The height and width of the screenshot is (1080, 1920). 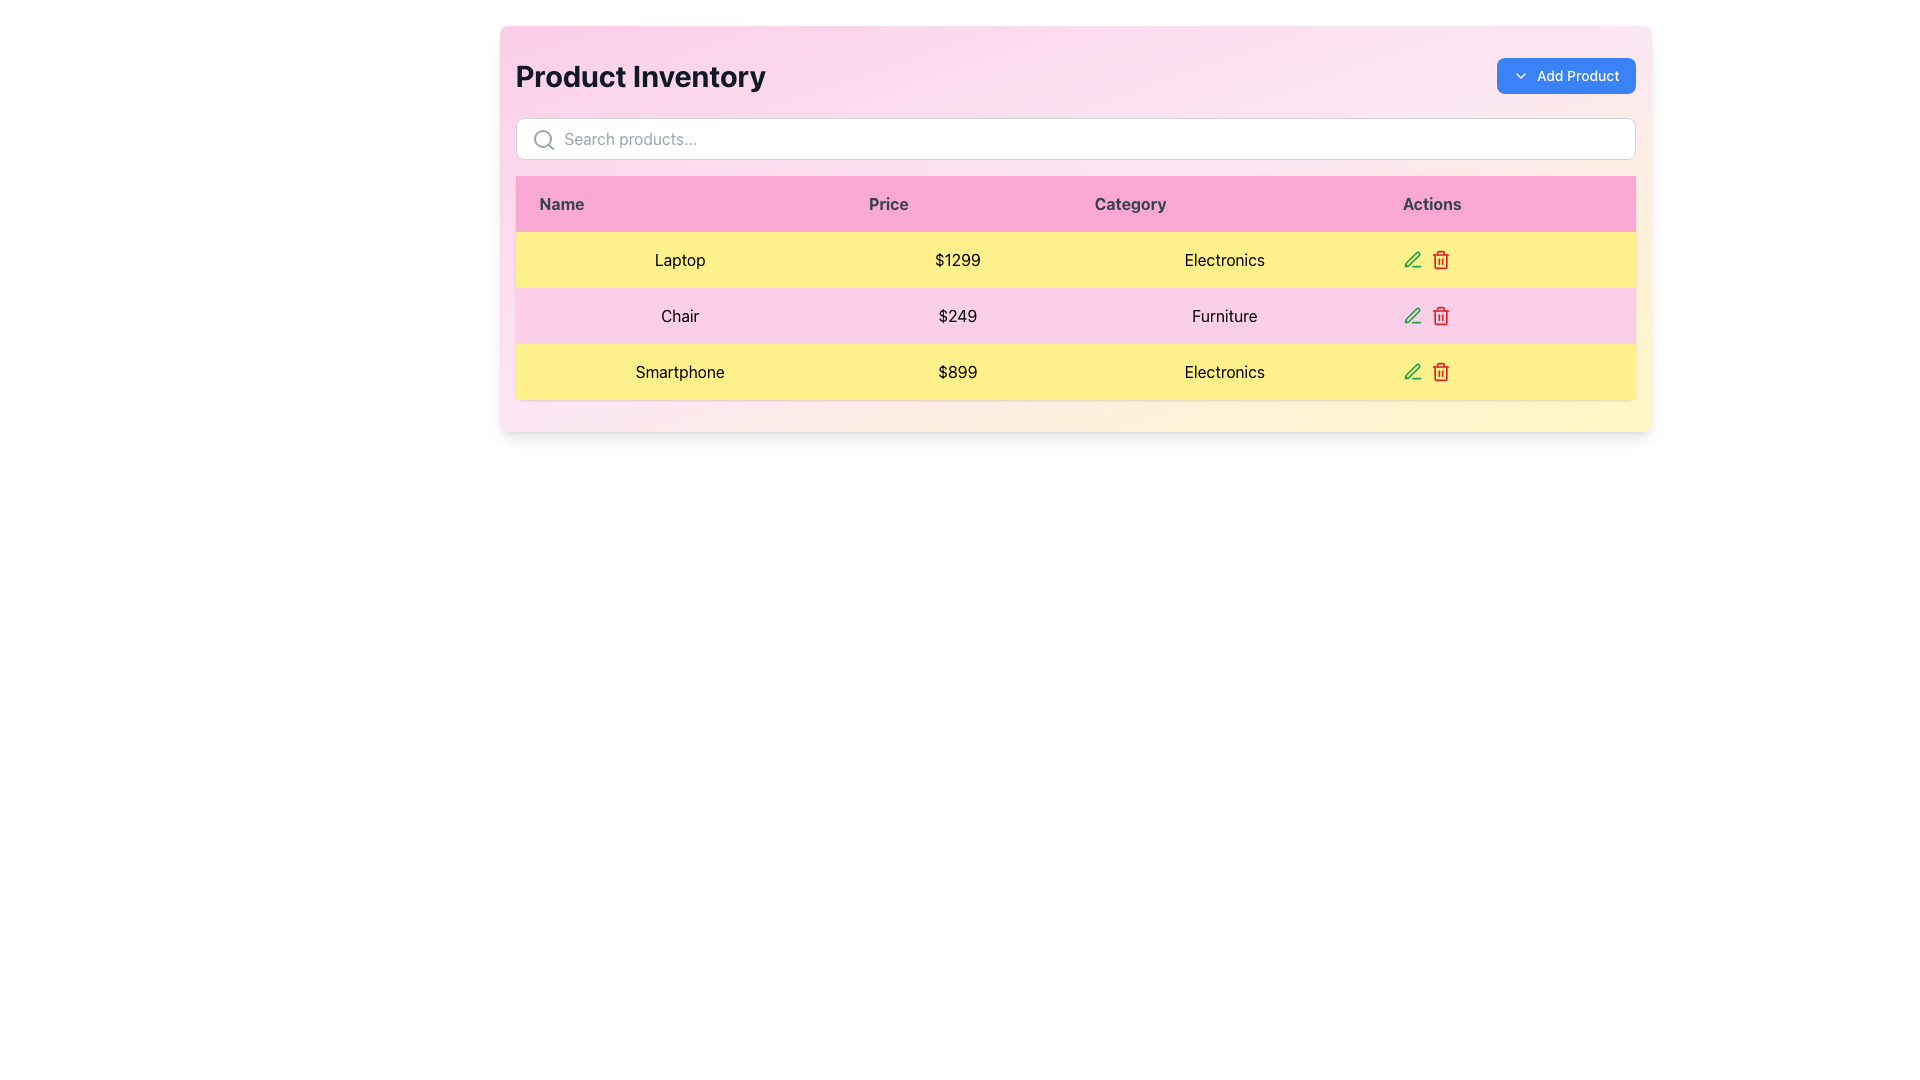 What do you see at coordinates (1440, 371) in the screenshot?
I see `the delete action icon for the 'Smartphone' product row to potentially display a tooltip` at bounding box center [1440, 371].